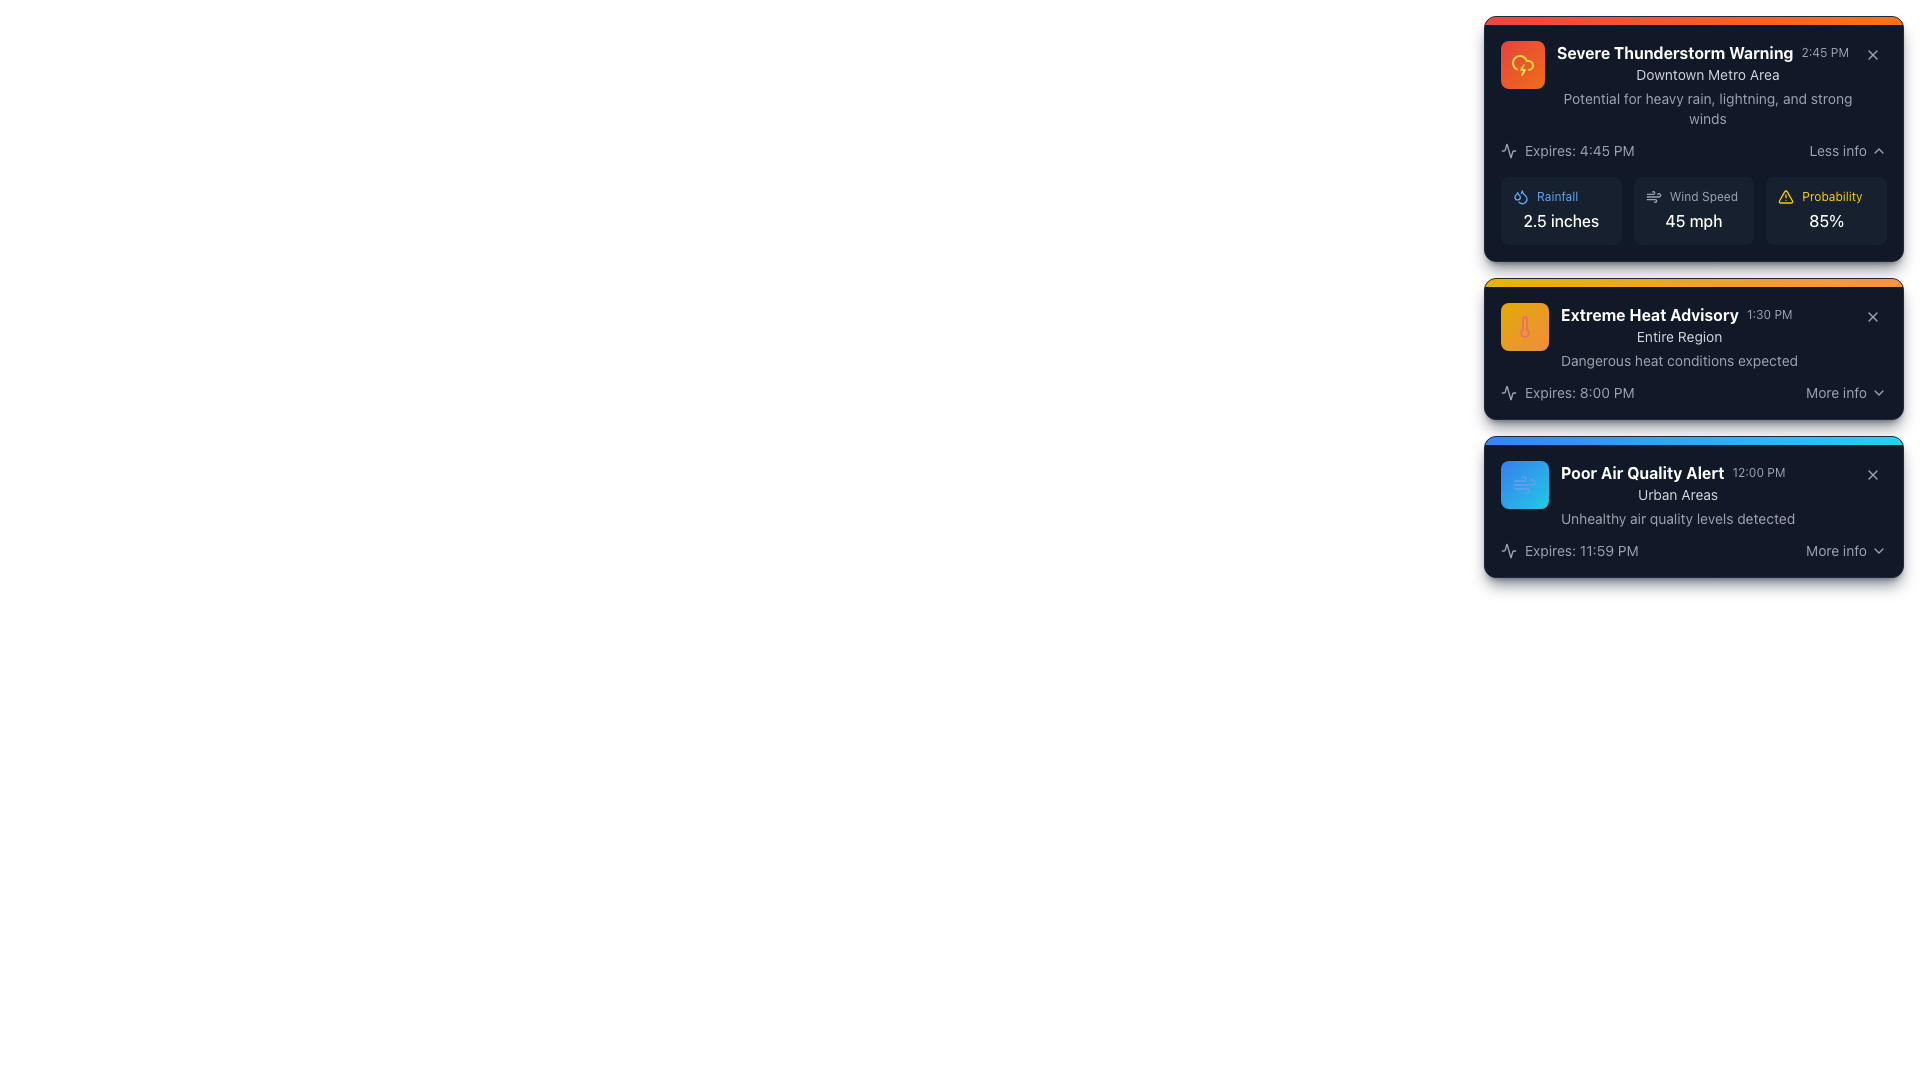 Image resolution: width=1920 pixels, height=1080 pixels. Describe the element at coordinates (1826, 220) in the screenshot. I see `value displayed in the probability metric text label located in the bottom-right section of the topmost alert card, following the 'Probability' label` at that location.